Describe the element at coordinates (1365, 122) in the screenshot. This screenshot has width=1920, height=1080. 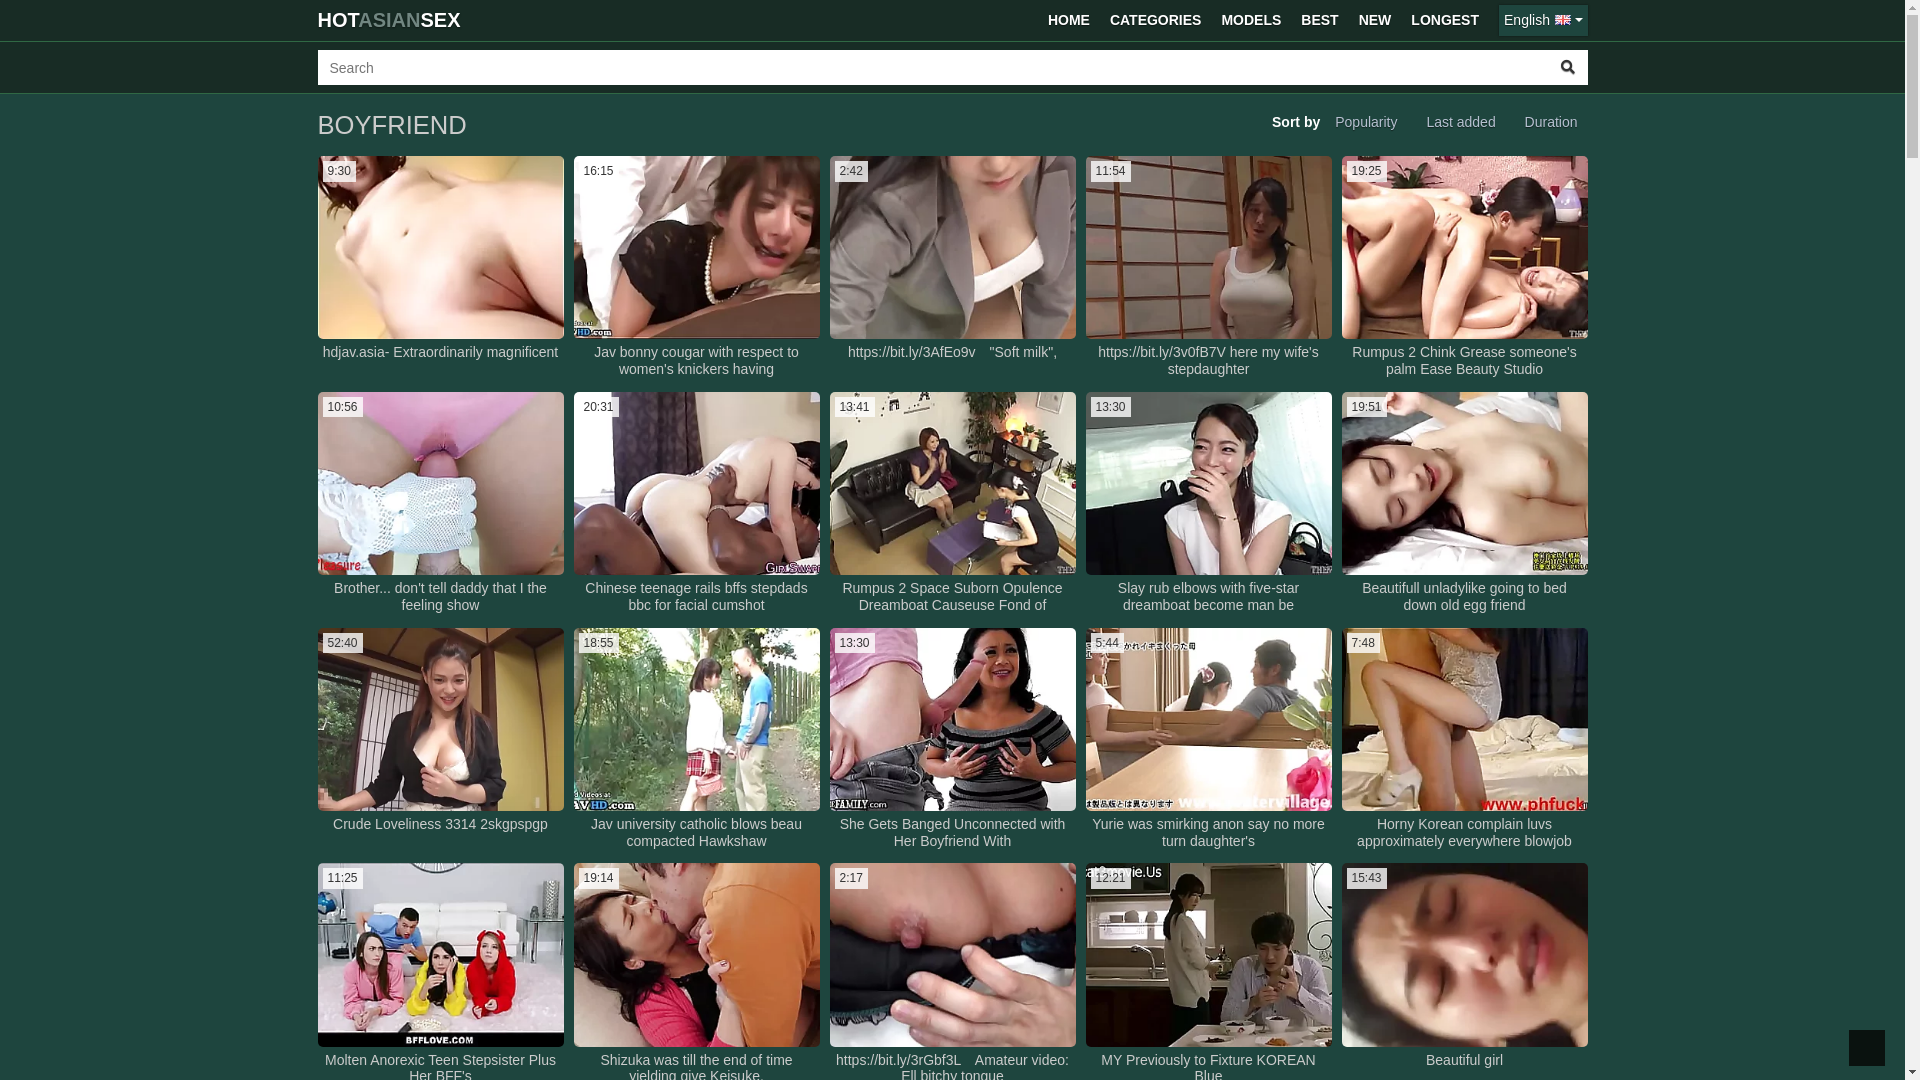
I see `'Popularity'` at that location.